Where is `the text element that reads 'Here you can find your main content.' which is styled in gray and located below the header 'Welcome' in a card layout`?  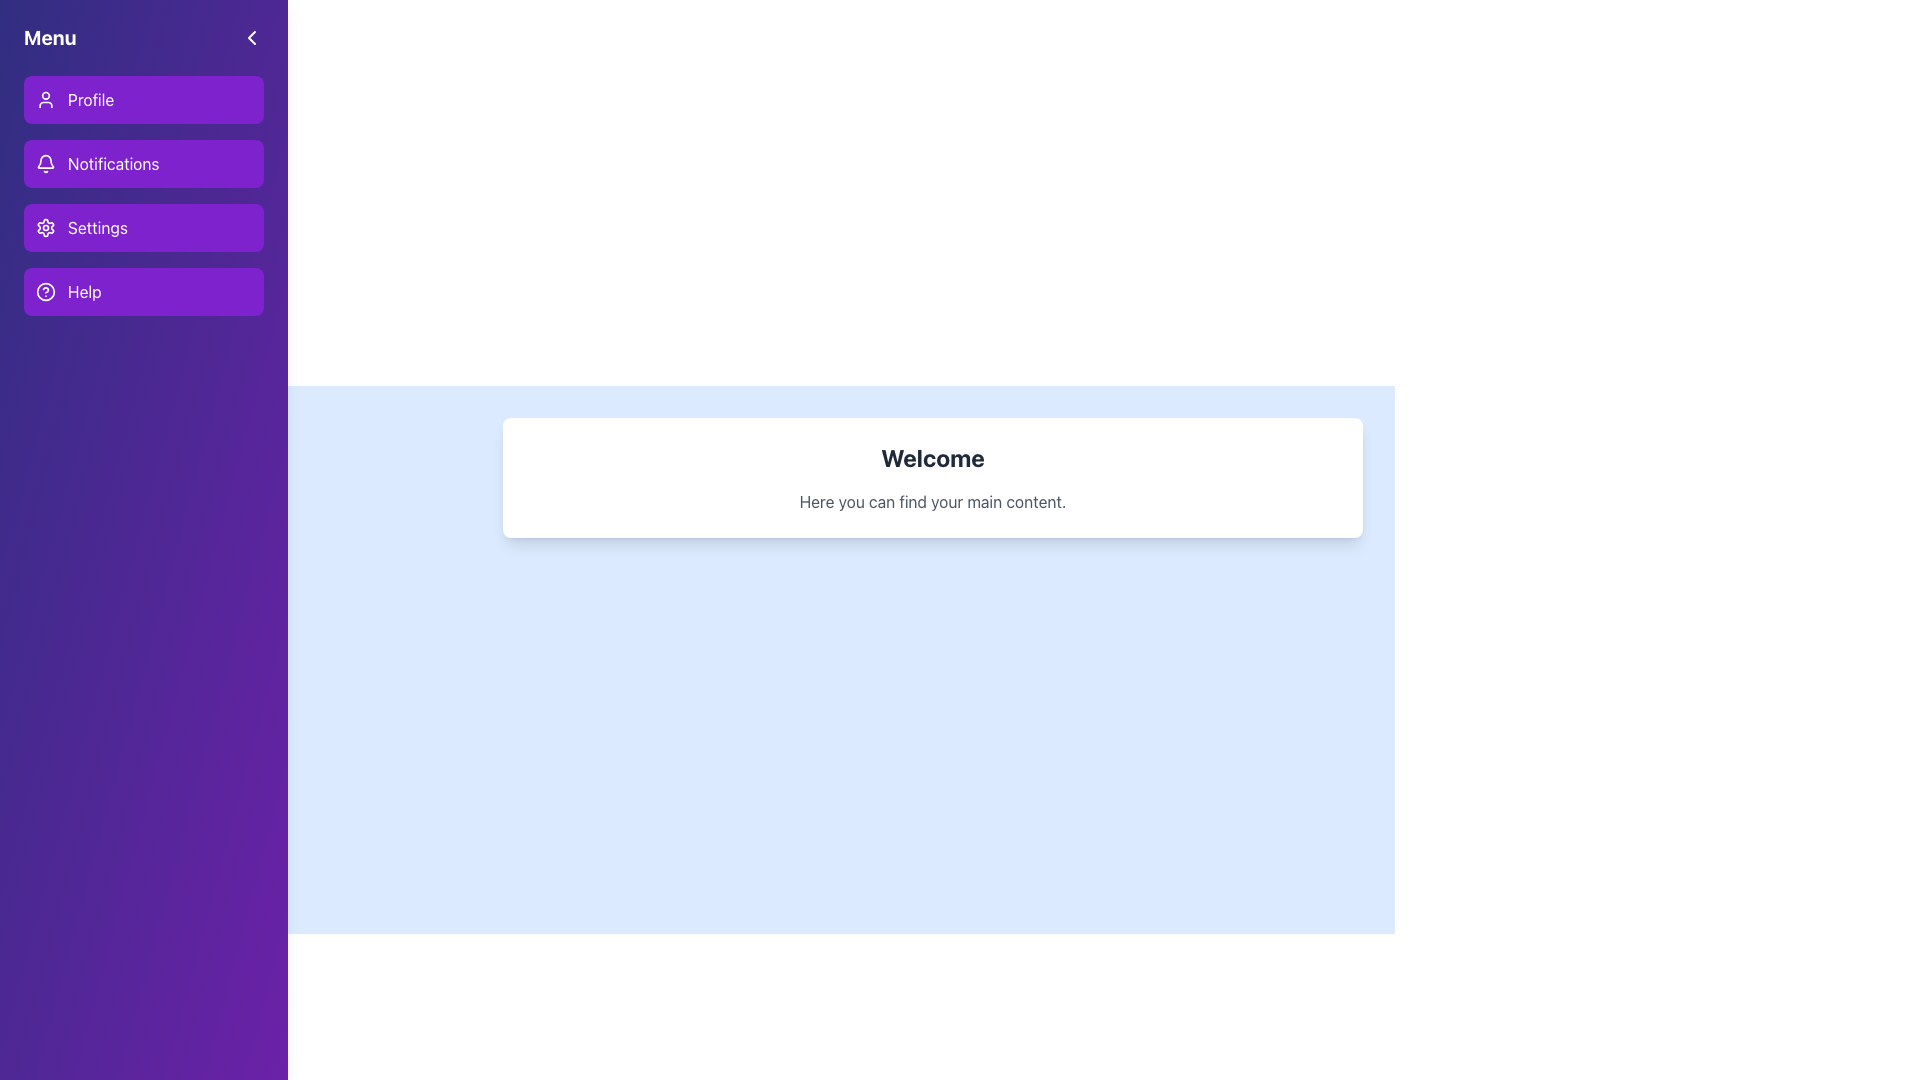 the text element that reads 'Here you can find your main content.' which is styled in gray and located below the header 'Welcome' in a card layout is located at coordinates (931, 500).